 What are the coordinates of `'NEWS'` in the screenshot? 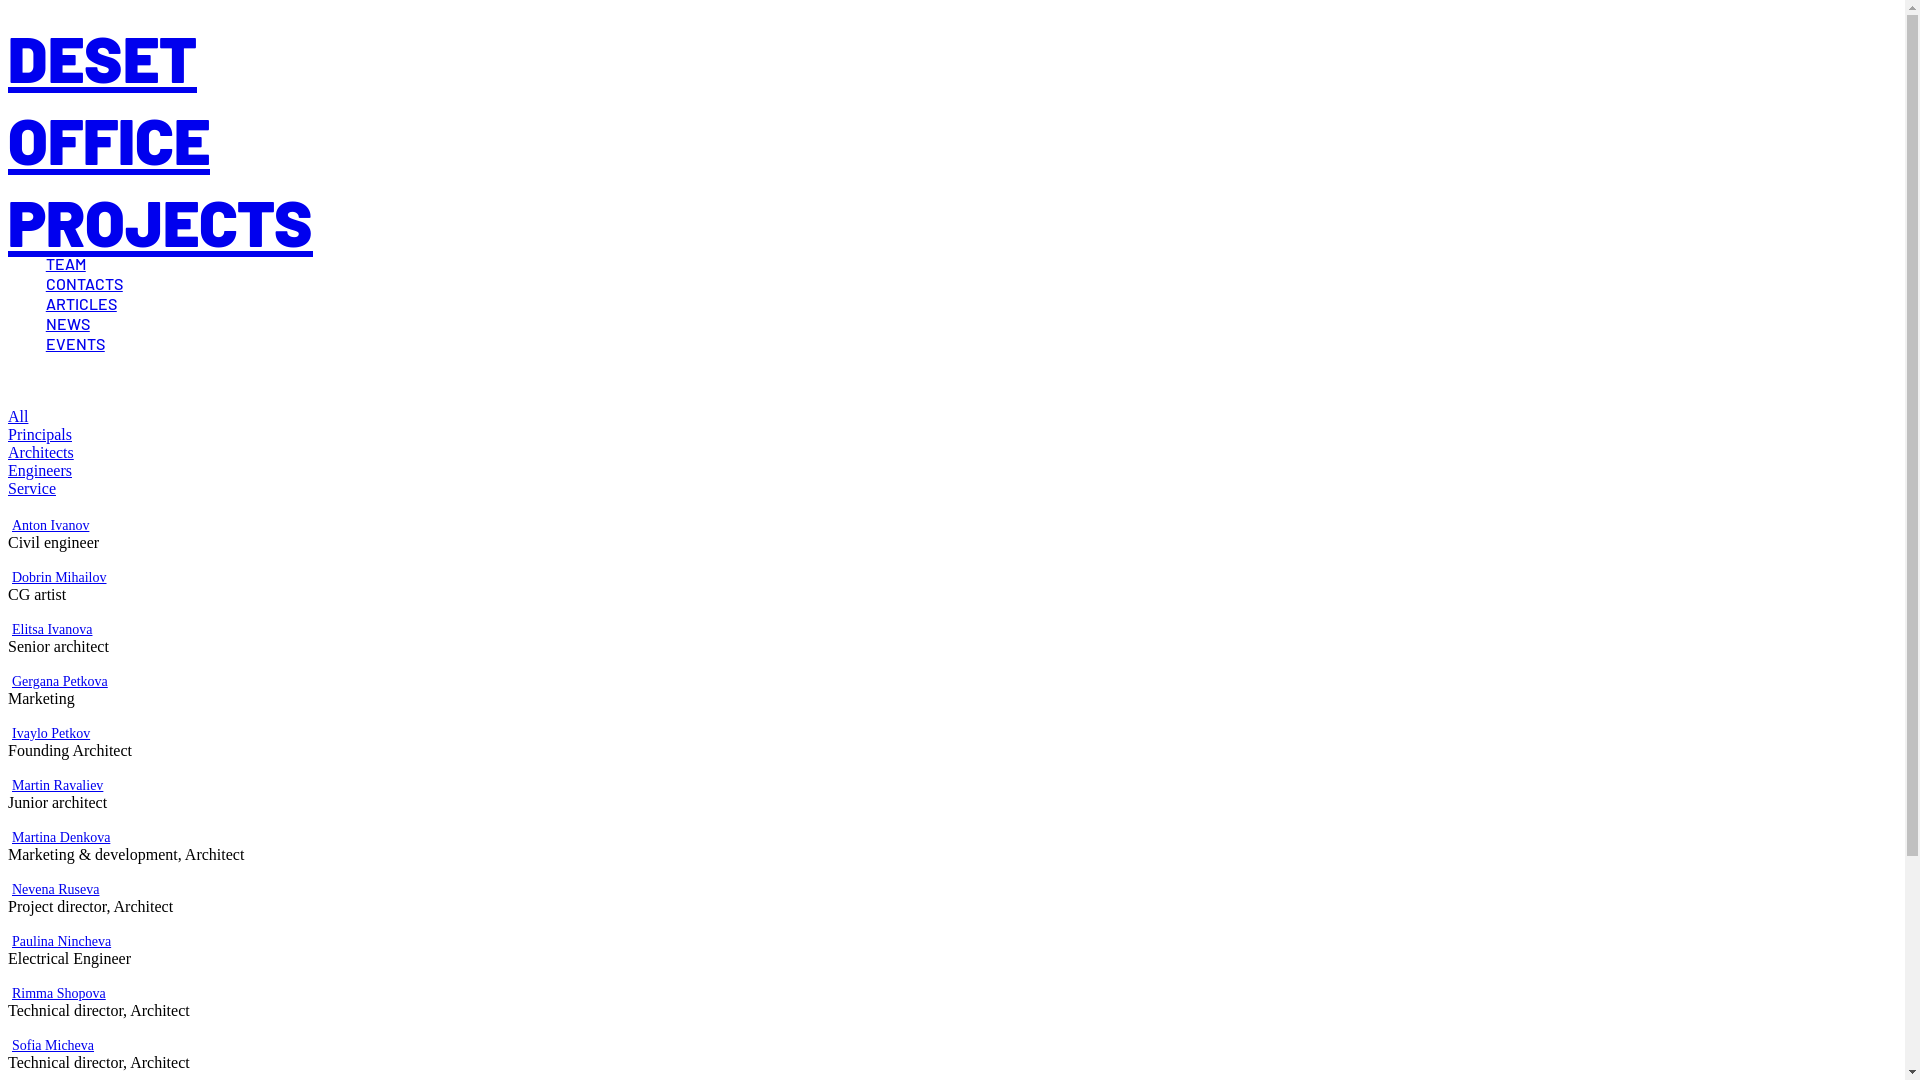 It's located at (67, 322).